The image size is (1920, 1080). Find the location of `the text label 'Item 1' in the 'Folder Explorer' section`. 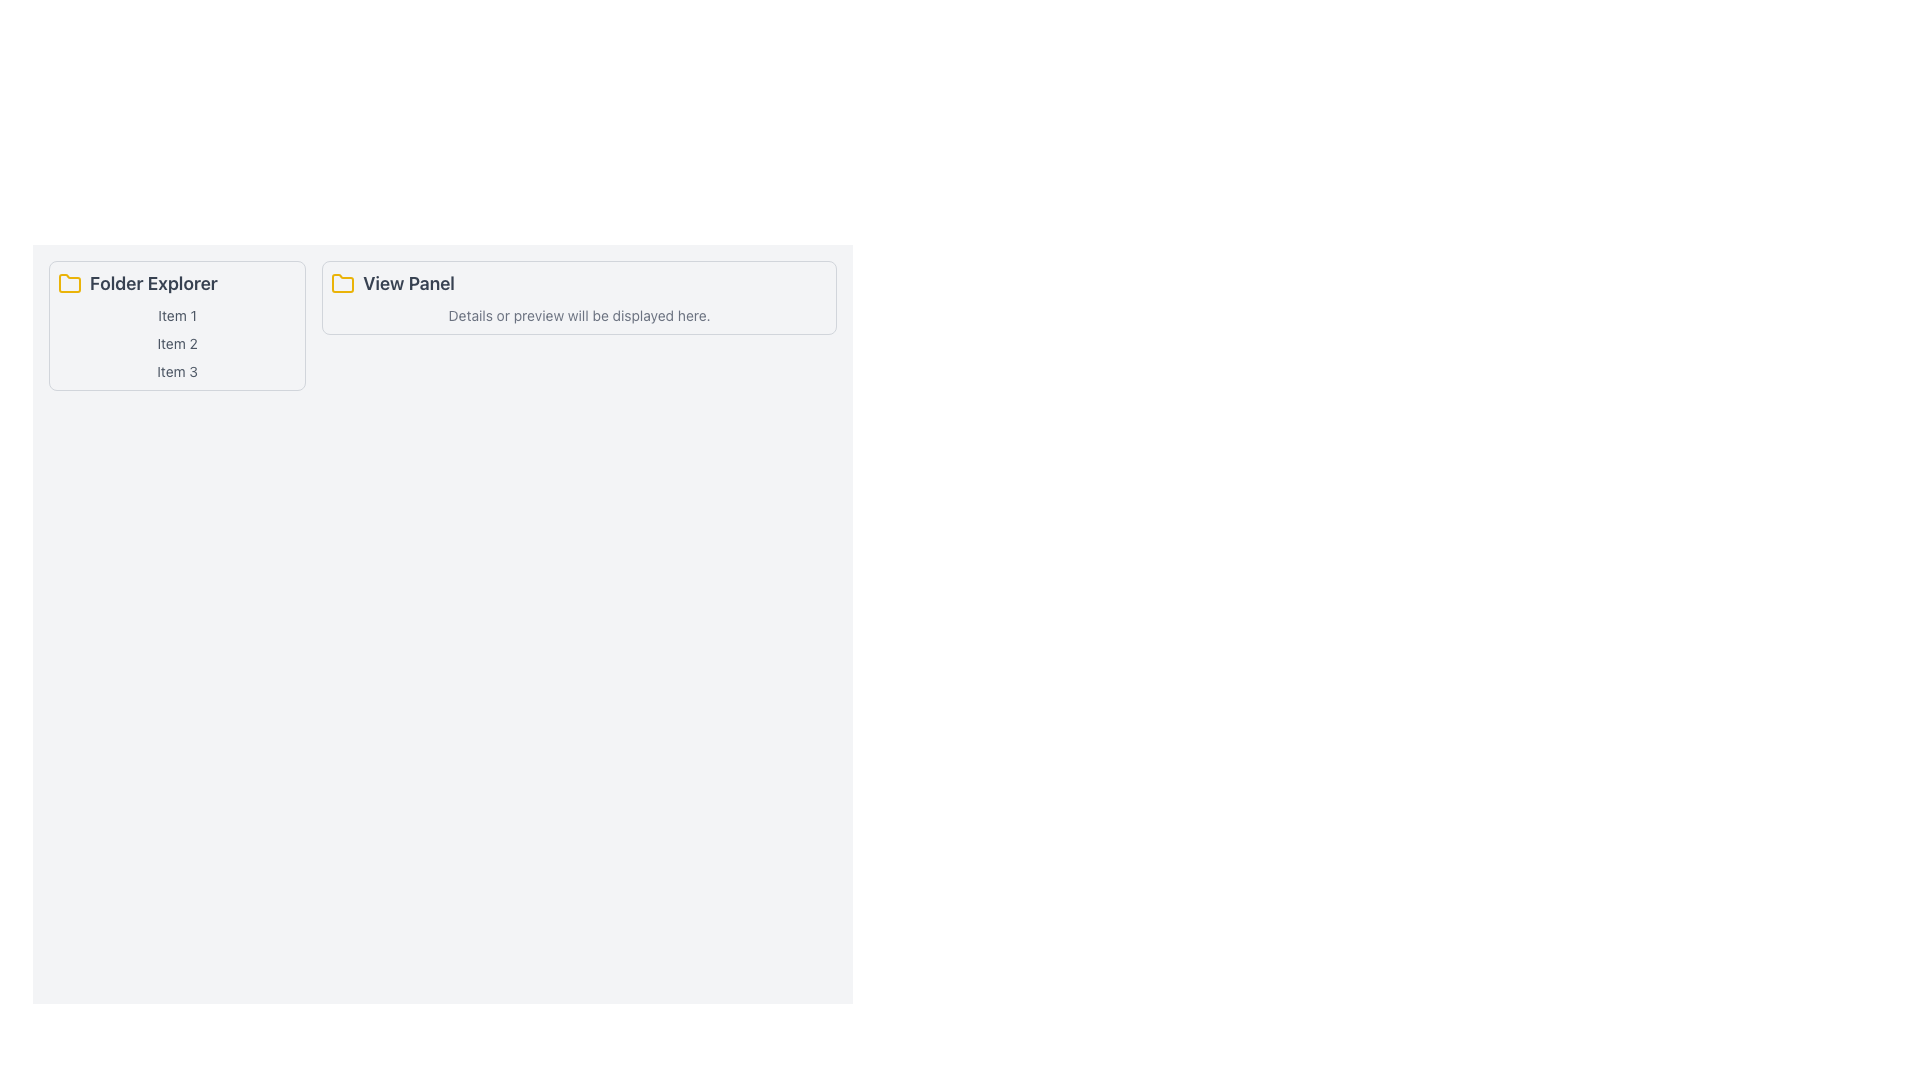

the text label 'Item 1' in the 'Folder Explorer' section is located at coordinates (177, 315).